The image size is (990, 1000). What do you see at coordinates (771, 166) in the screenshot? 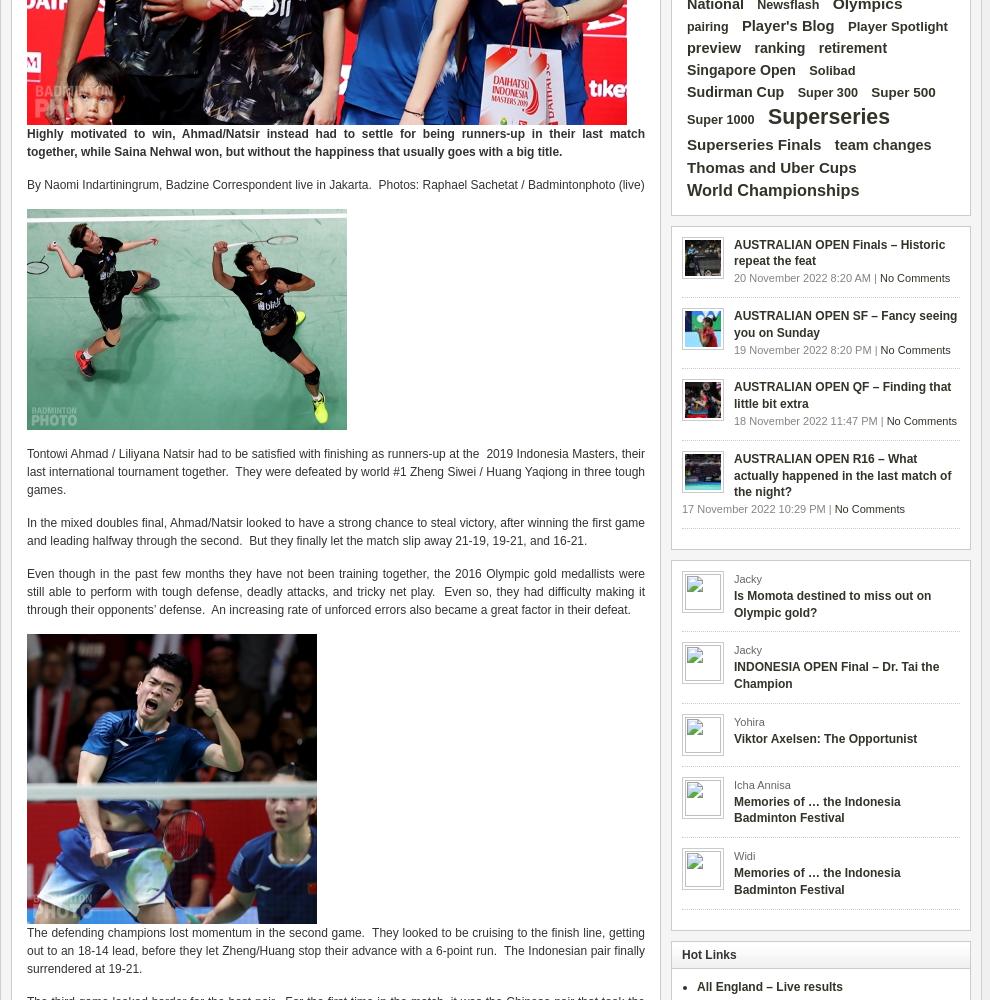
I see `'Thomas and Uber Cups'` at bounding box center [771, 166].